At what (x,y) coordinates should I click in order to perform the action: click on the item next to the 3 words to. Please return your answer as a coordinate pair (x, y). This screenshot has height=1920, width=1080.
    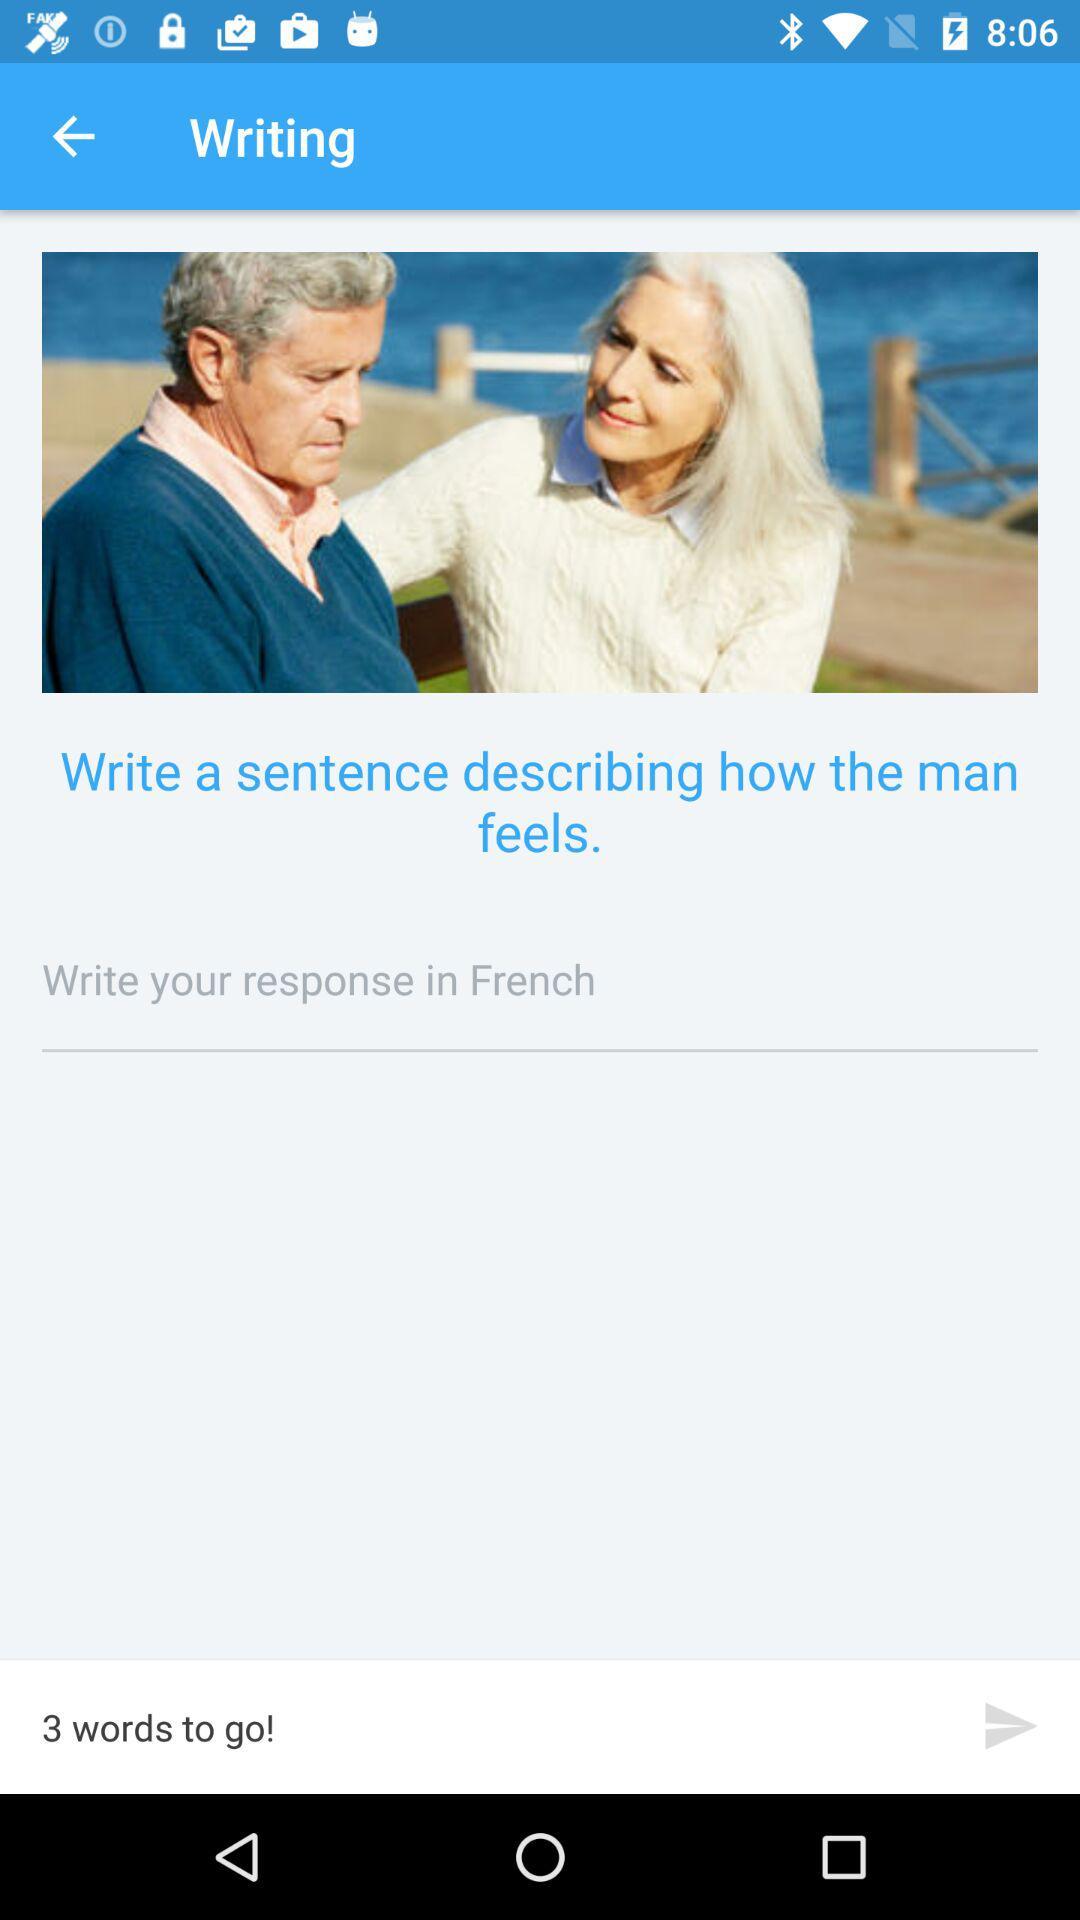
    Looking at the image, I should click on (1011, 1725).